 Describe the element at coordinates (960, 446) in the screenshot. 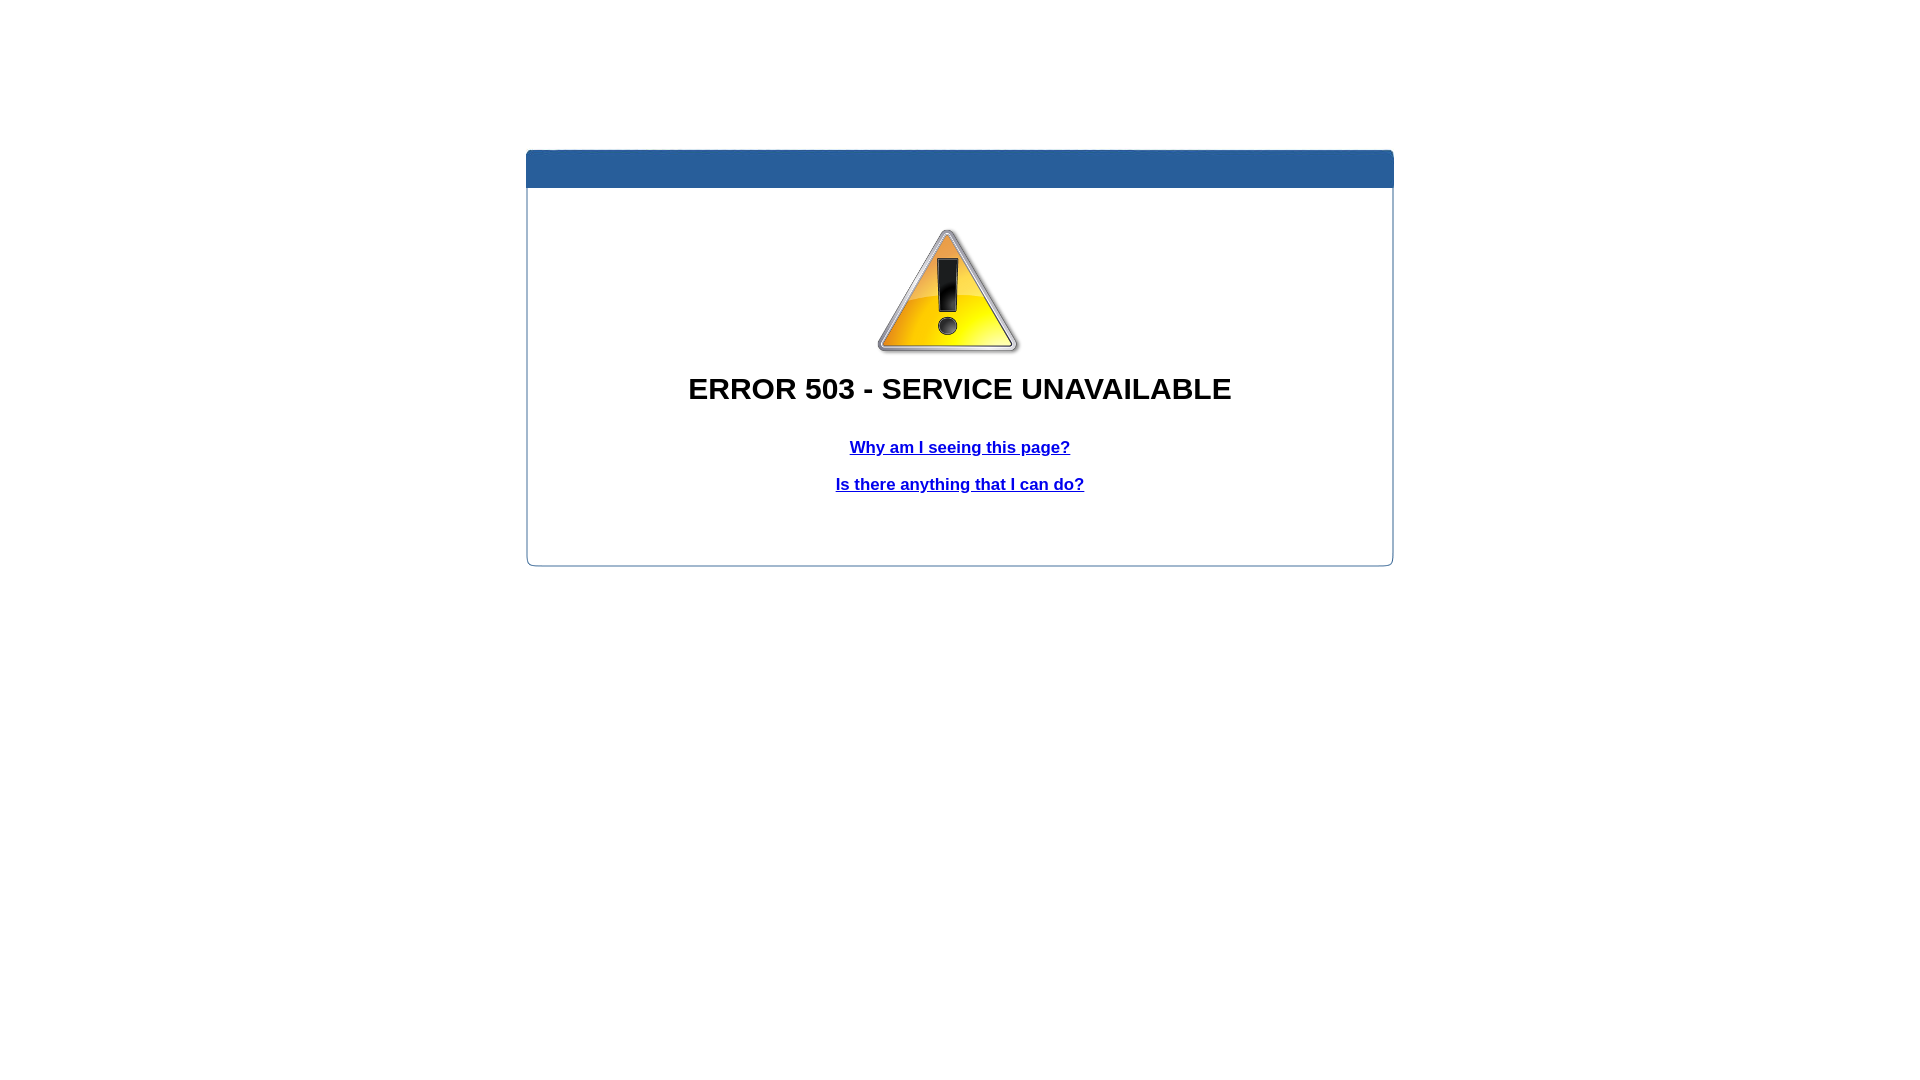

I see `'Why am I seeing this page?'` at that location.